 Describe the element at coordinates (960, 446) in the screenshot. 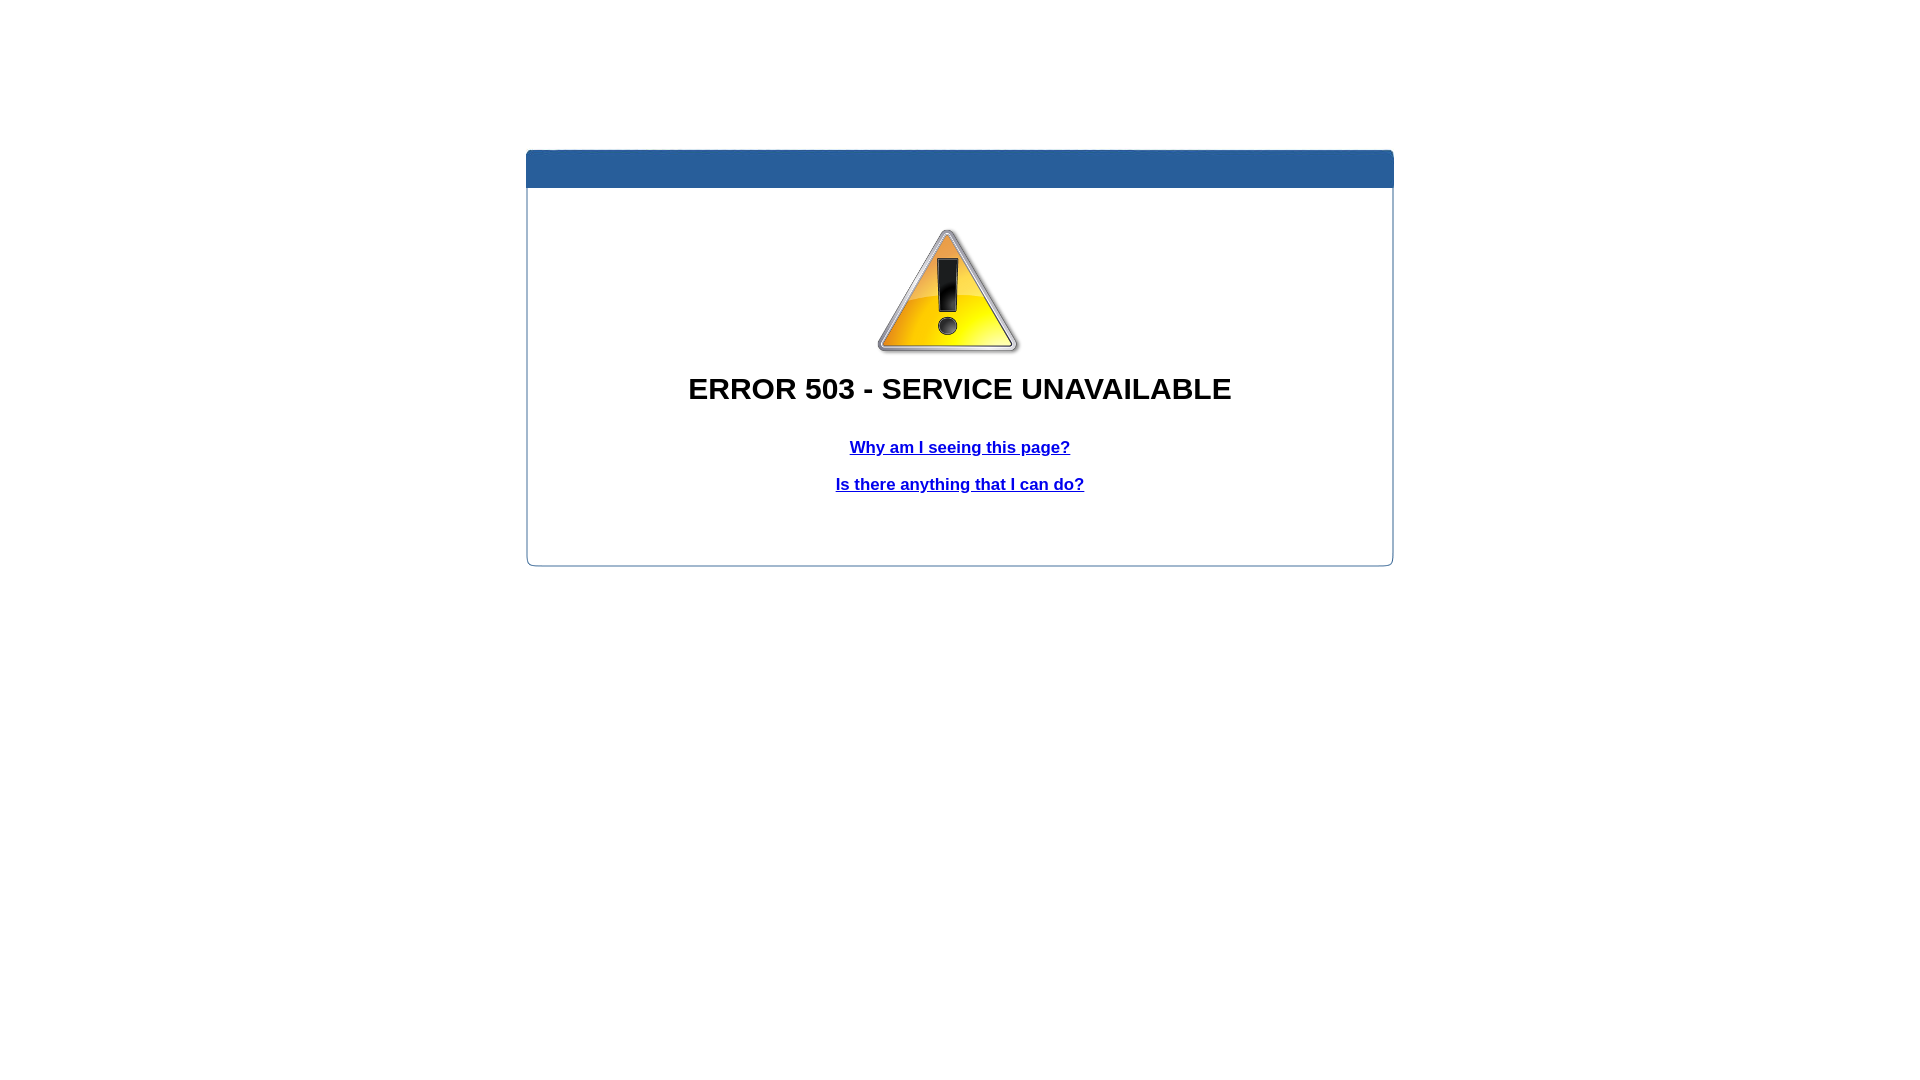

I see `'Why am I seeing this page?'` at that location.